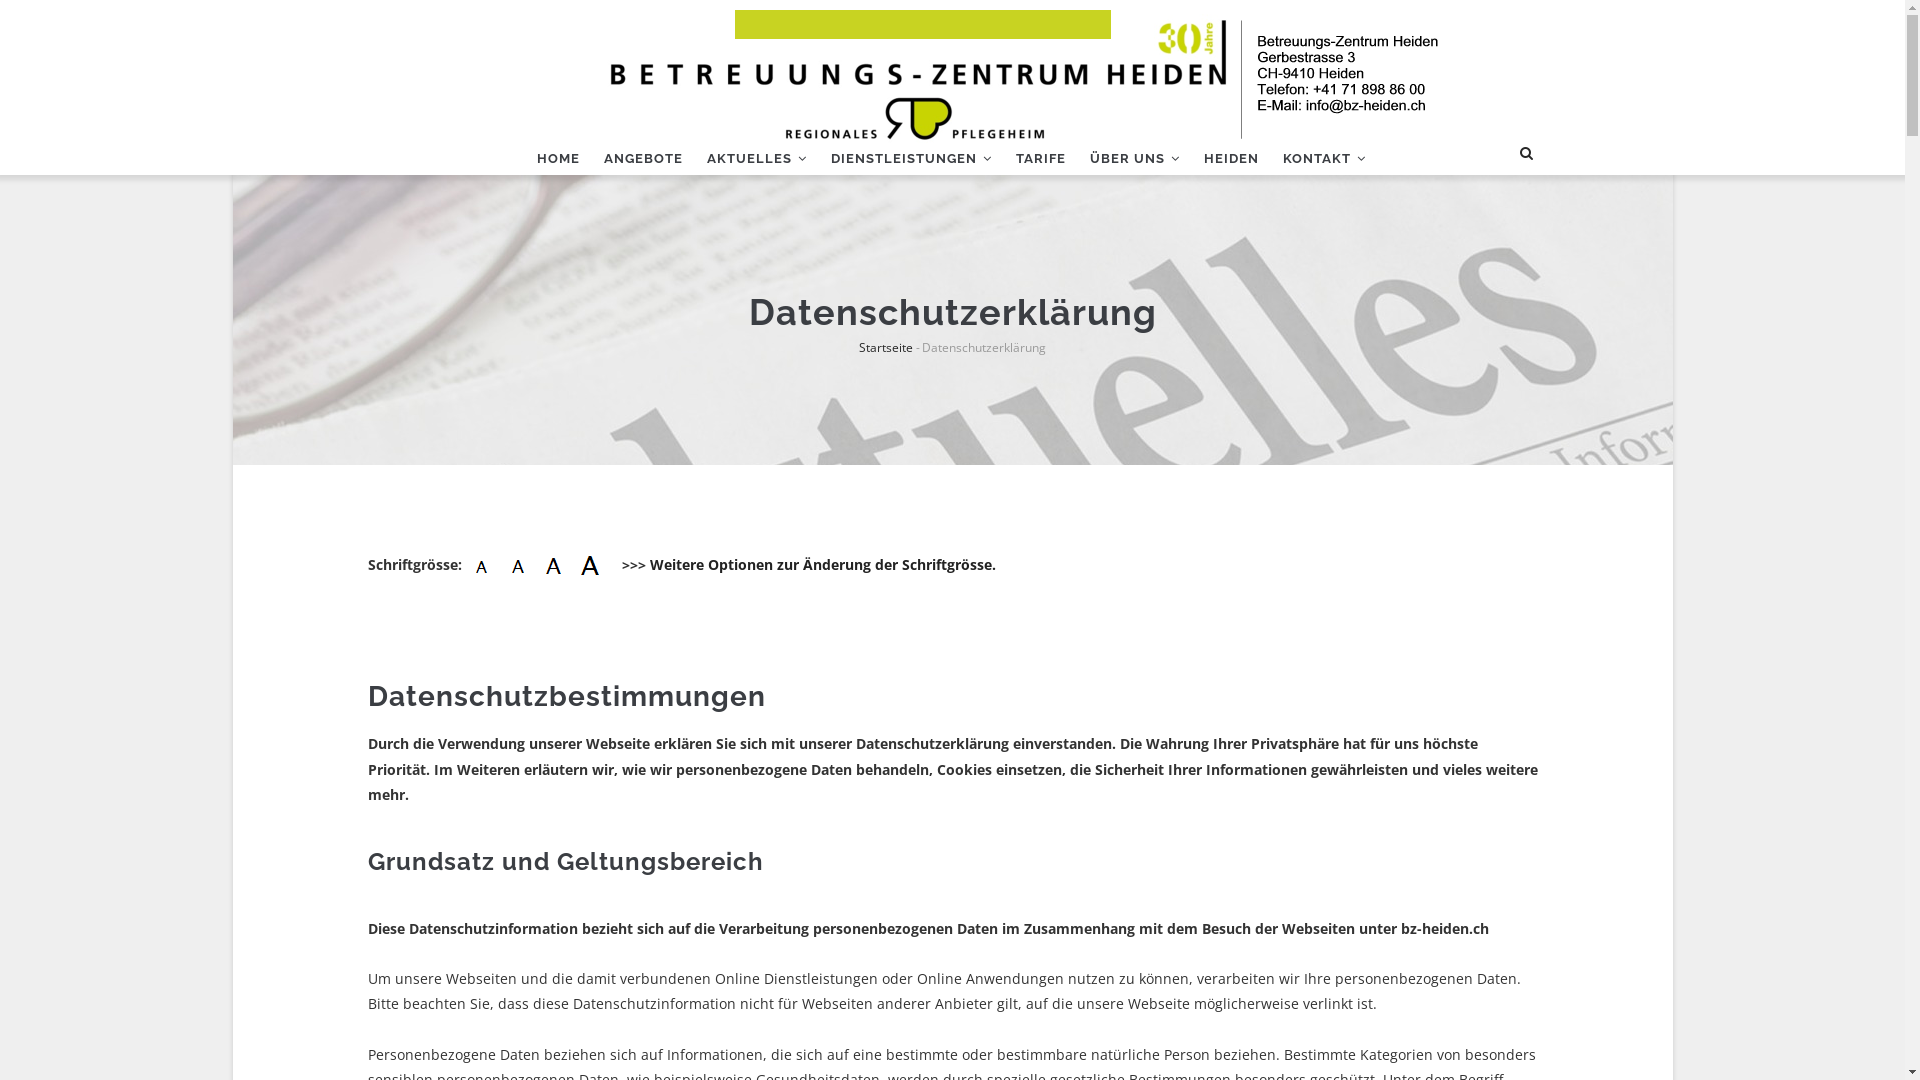 This screenshot has height=1080, width=1920. Describe the element at coordinates (1040, 157) in the screenshot. I see `'TARIFE'` at that location.